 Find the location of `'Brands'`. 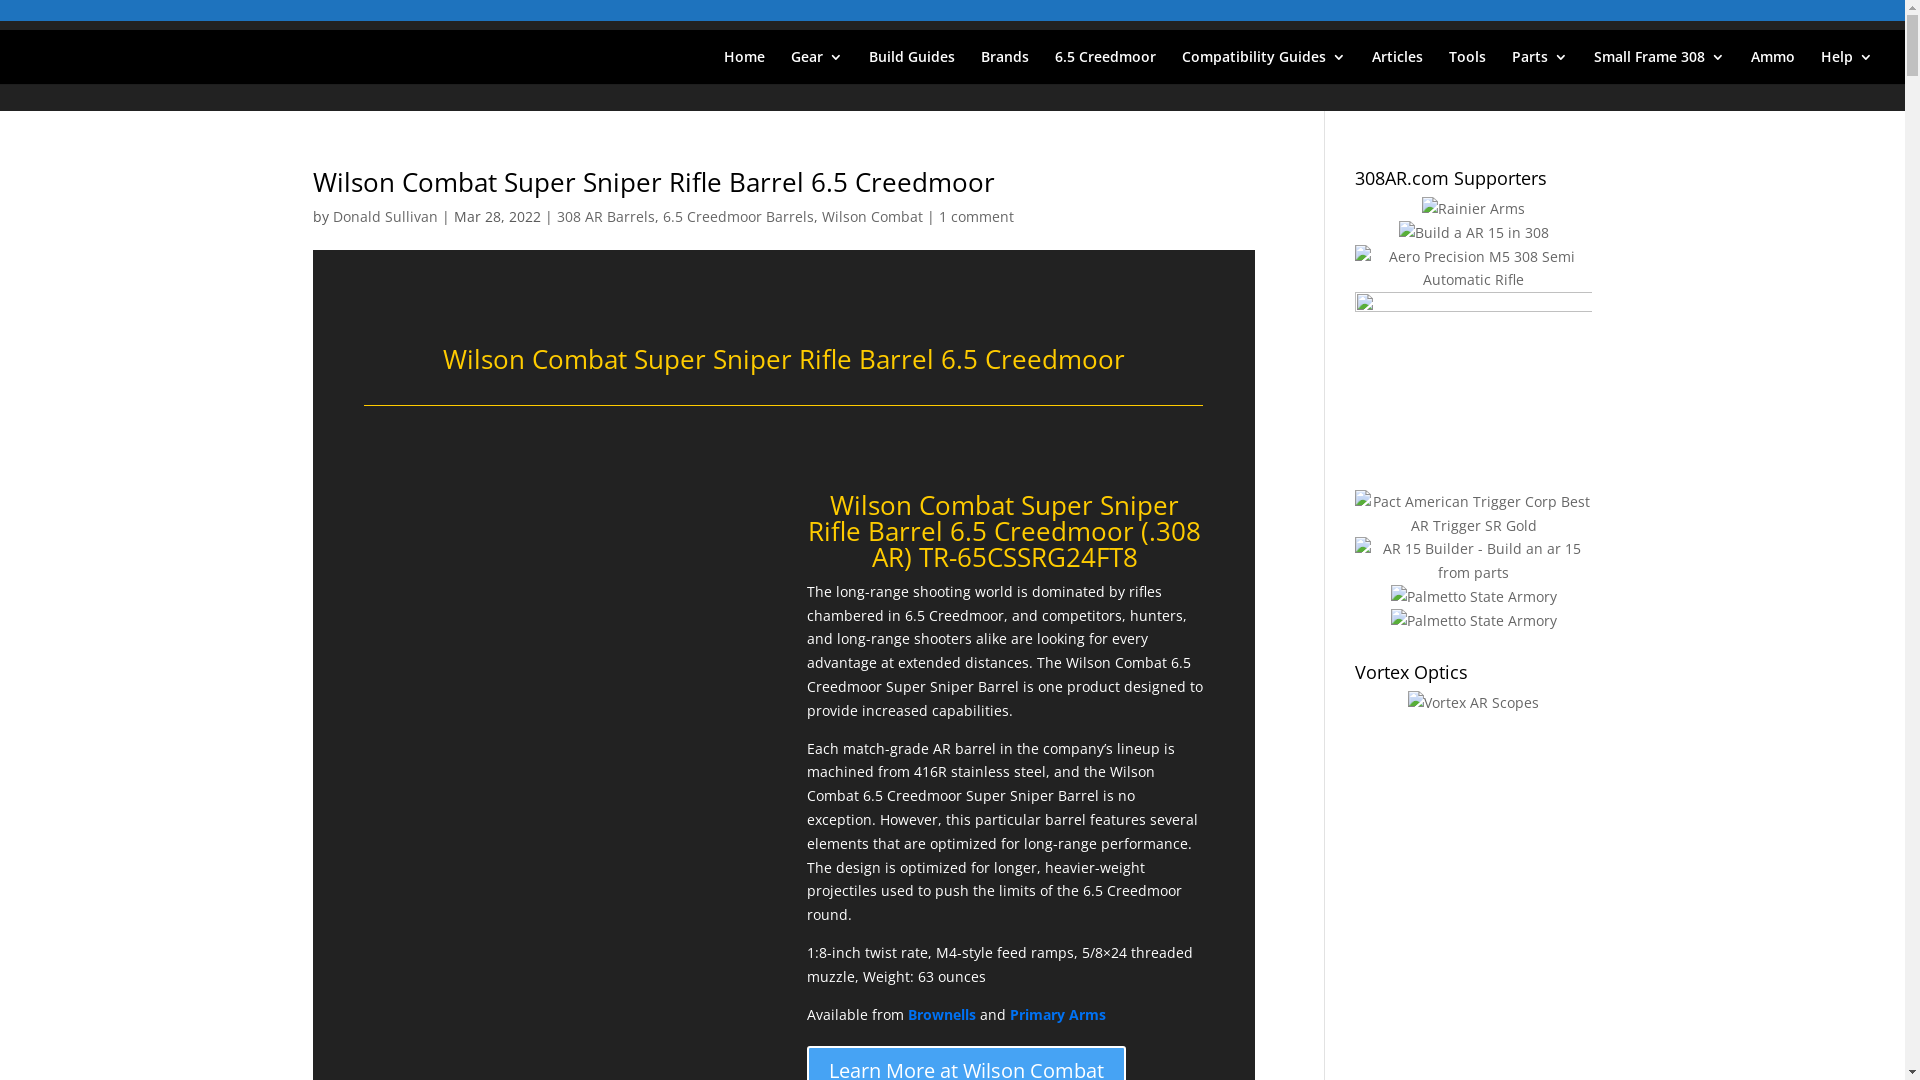

'Brands' is located at coordinates (1004, 65).